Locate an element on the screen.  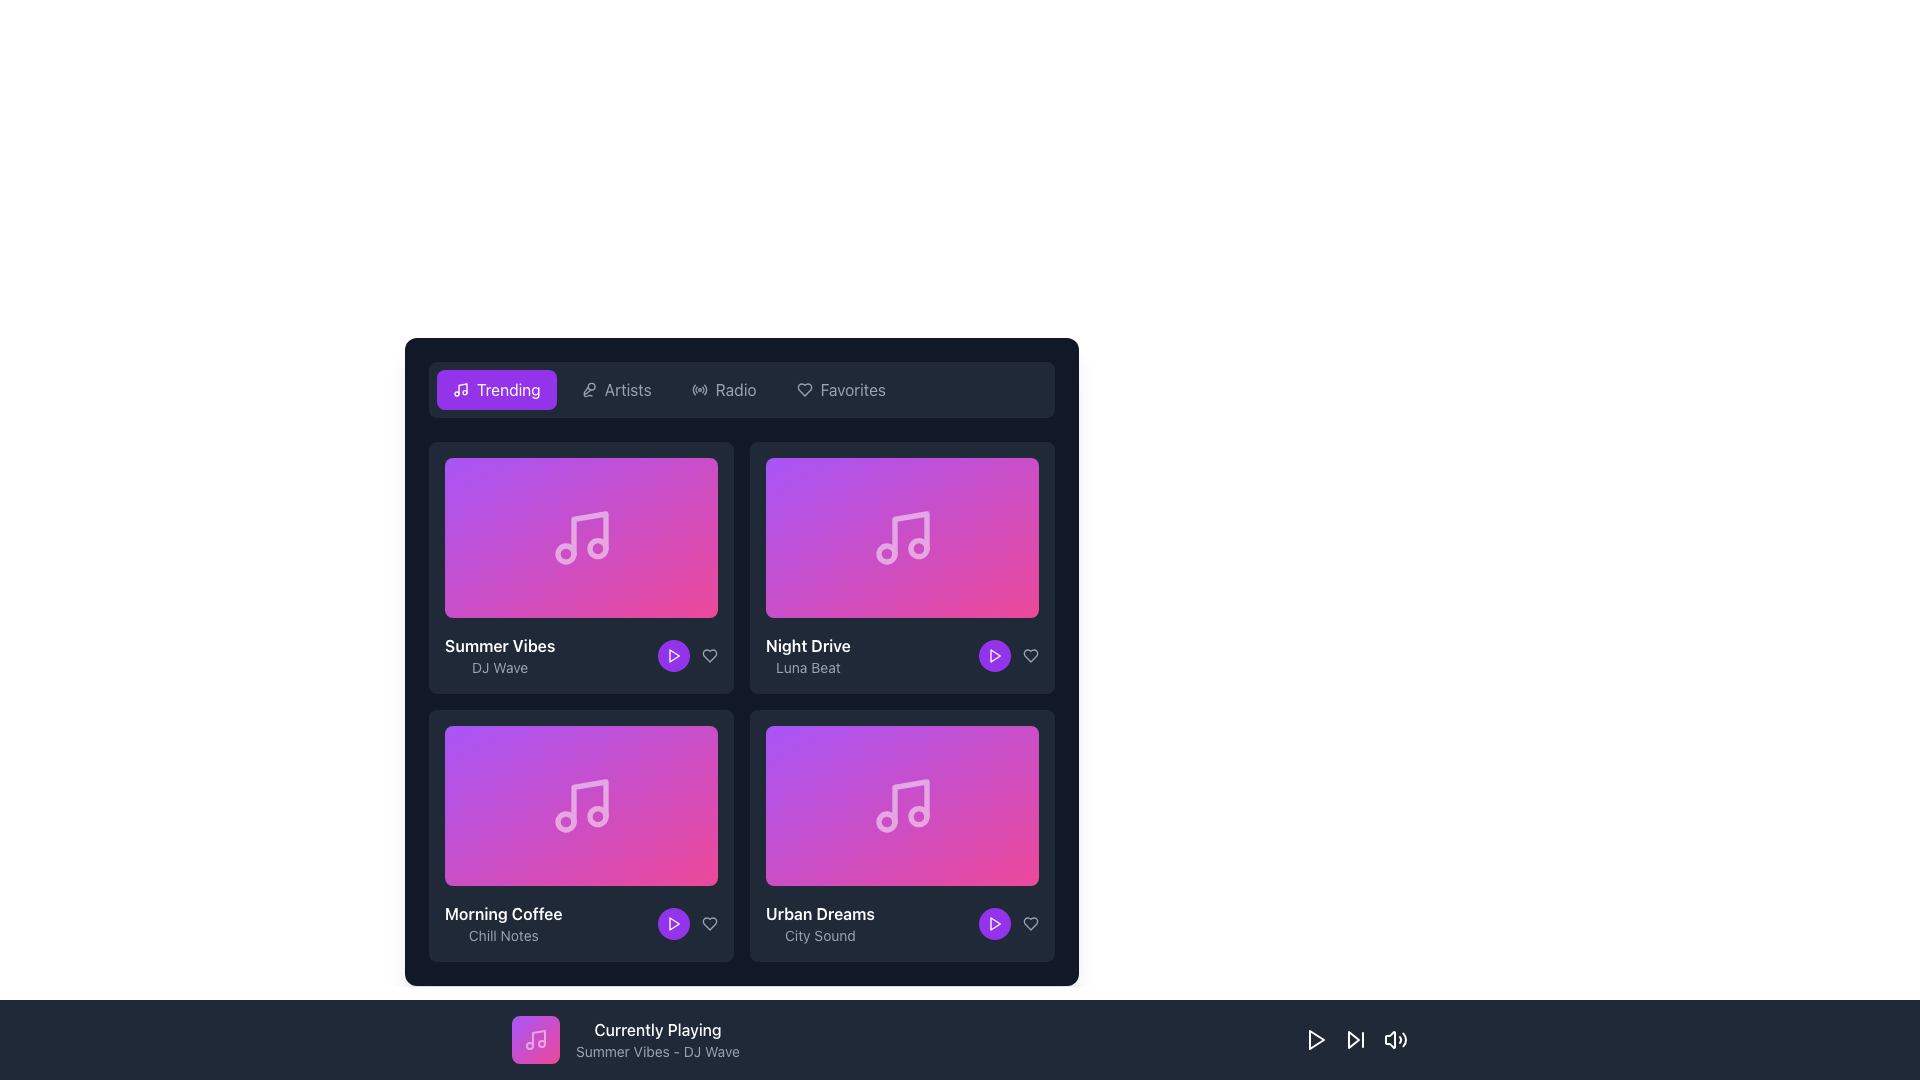
the Decorative circle element in the SVG graphic representing a musical note, located on the central right side of the icon within the 'Summer Vibes' card is located at coordinates (596, 548).